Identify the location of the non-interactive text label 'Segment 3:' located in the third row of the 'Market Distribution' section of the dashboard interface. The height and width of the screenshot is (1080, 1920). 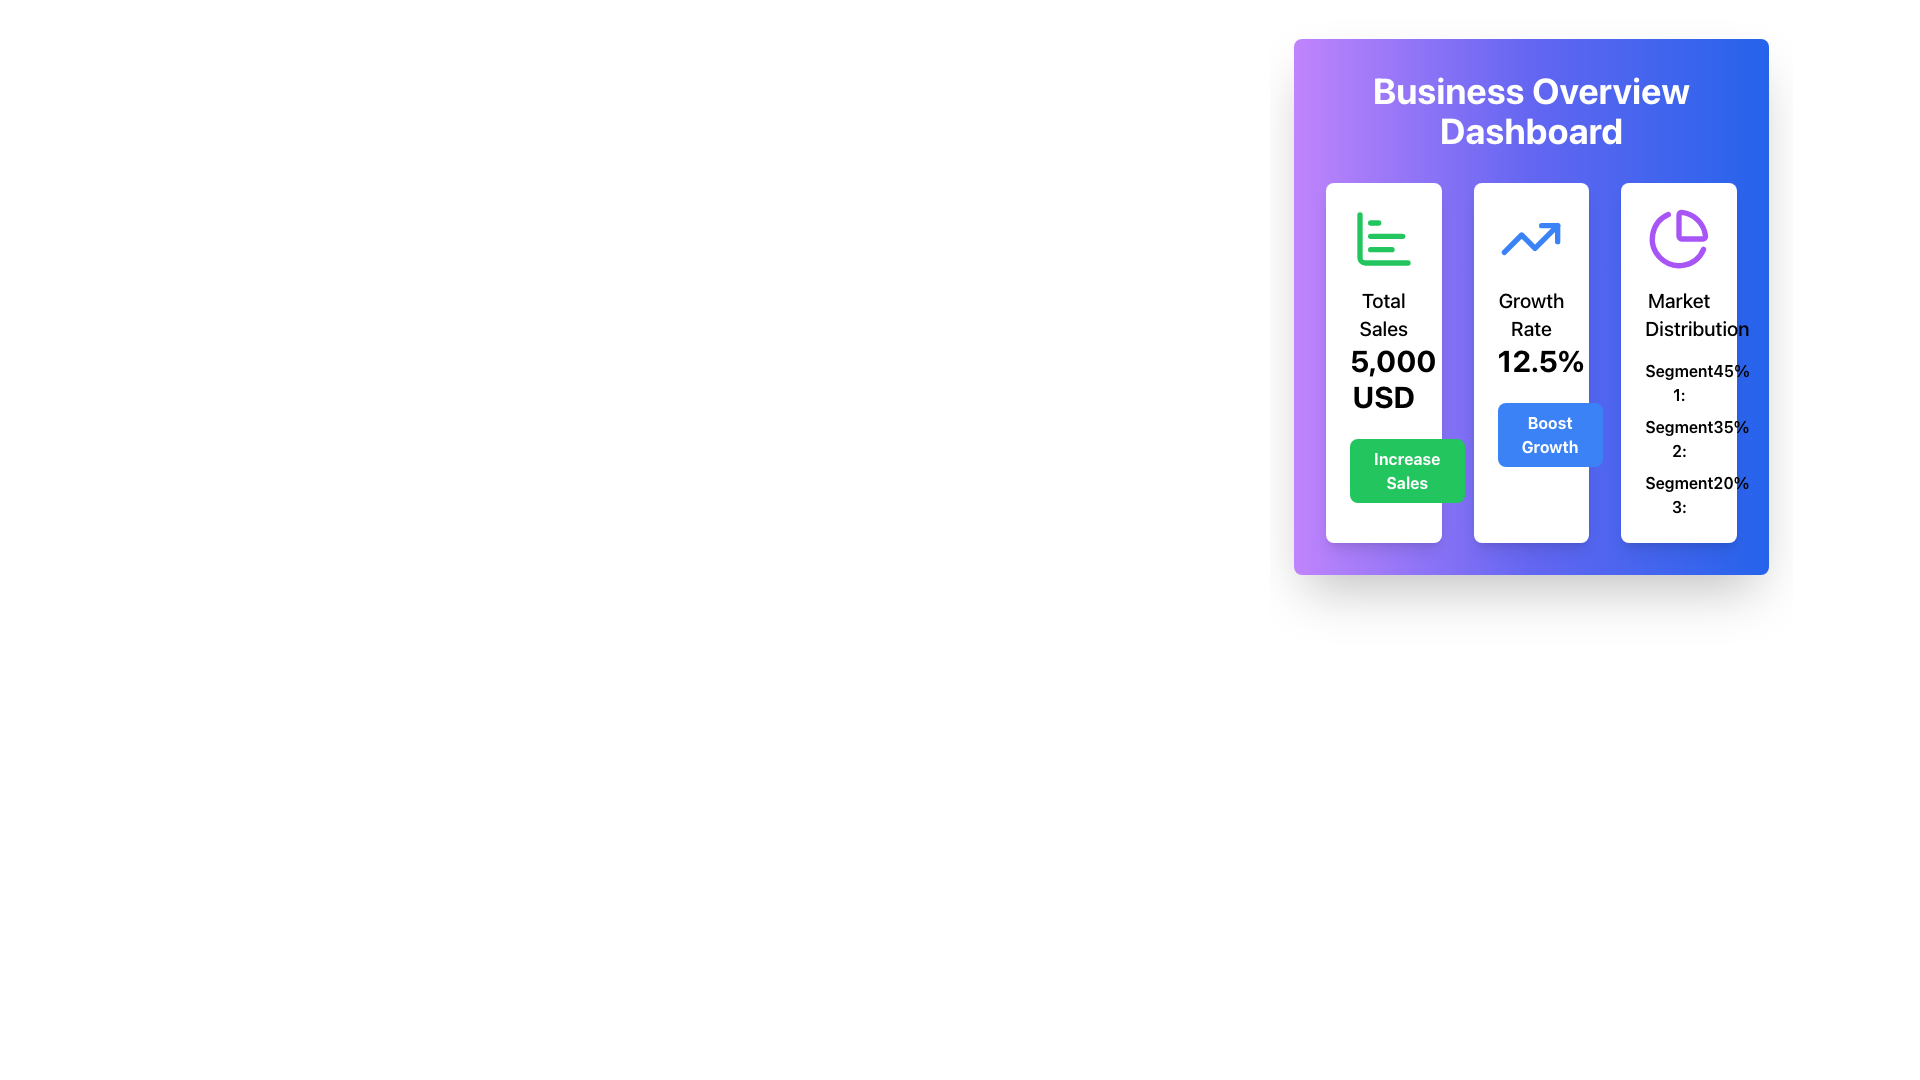
(1679, 494).